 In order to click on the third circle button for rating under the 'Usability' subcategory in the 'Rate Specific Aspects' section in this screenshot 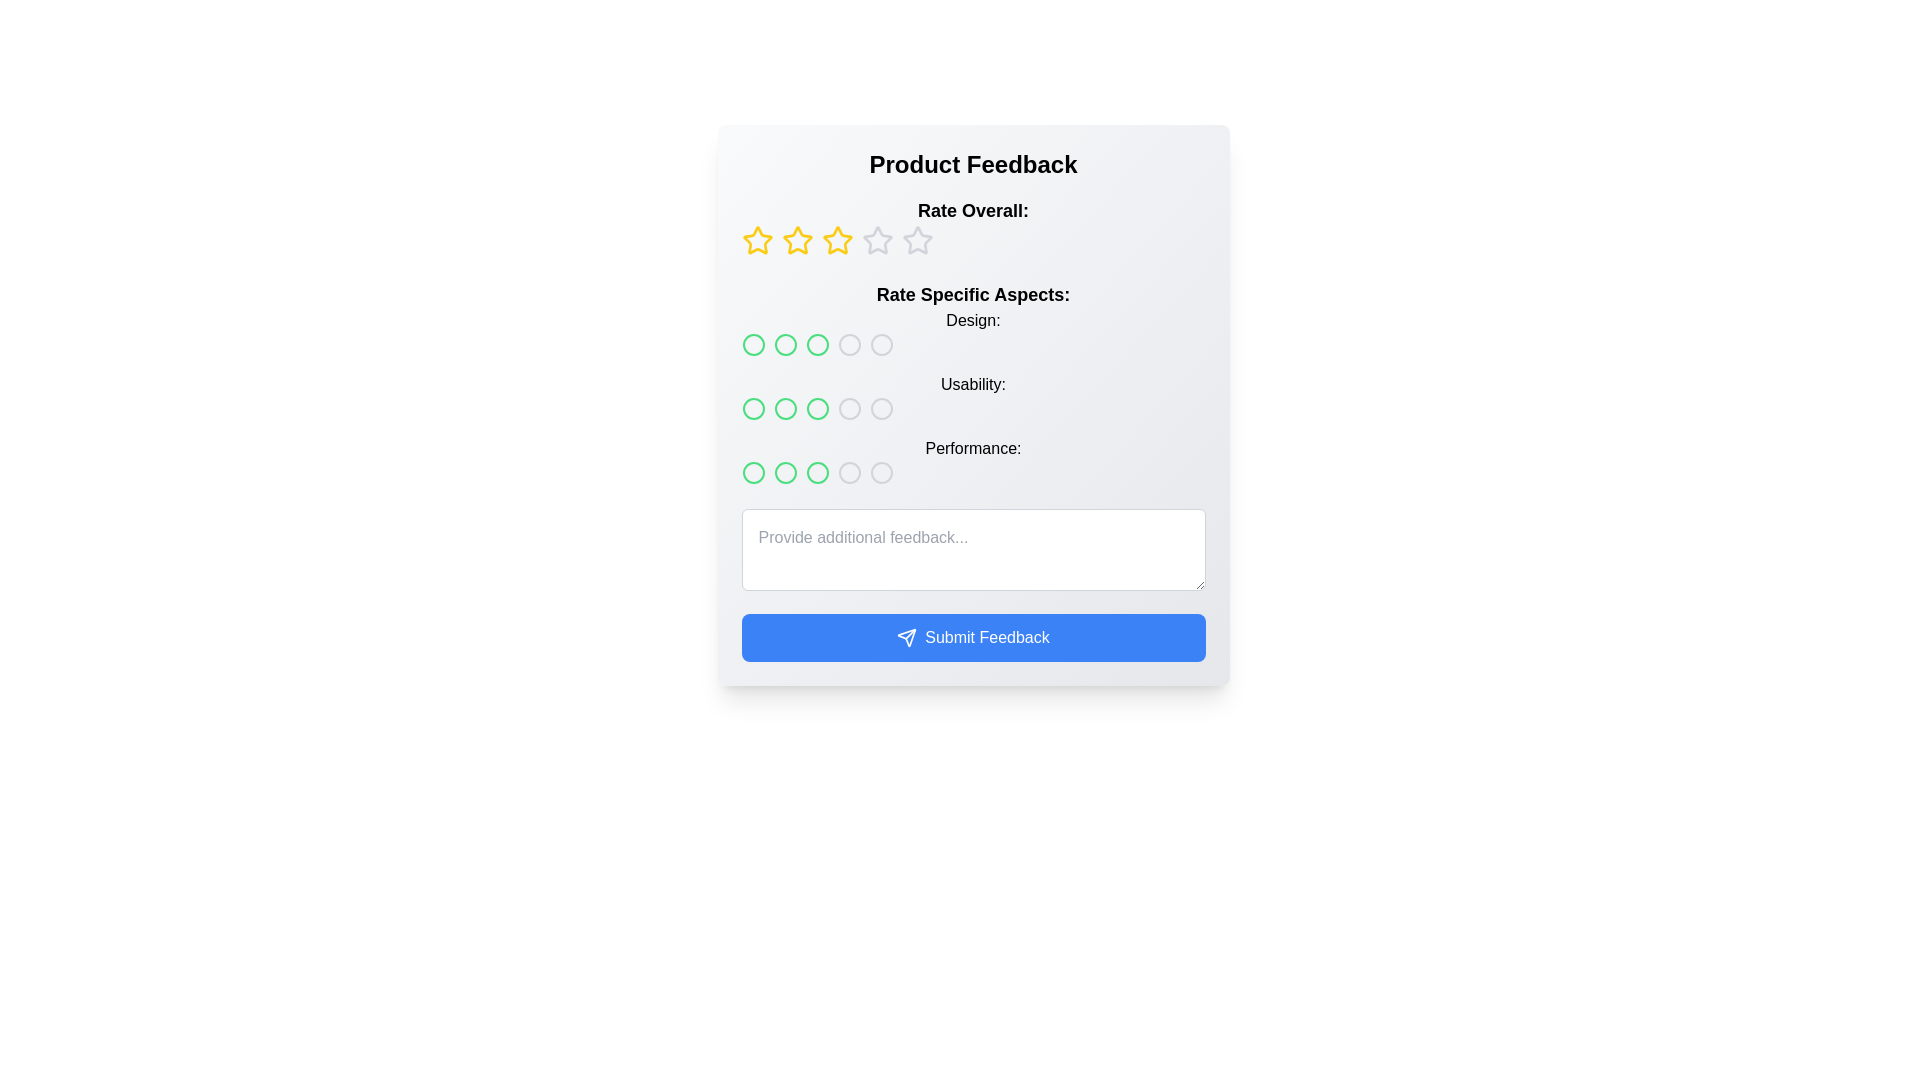, I will do `click(817, 407)`.